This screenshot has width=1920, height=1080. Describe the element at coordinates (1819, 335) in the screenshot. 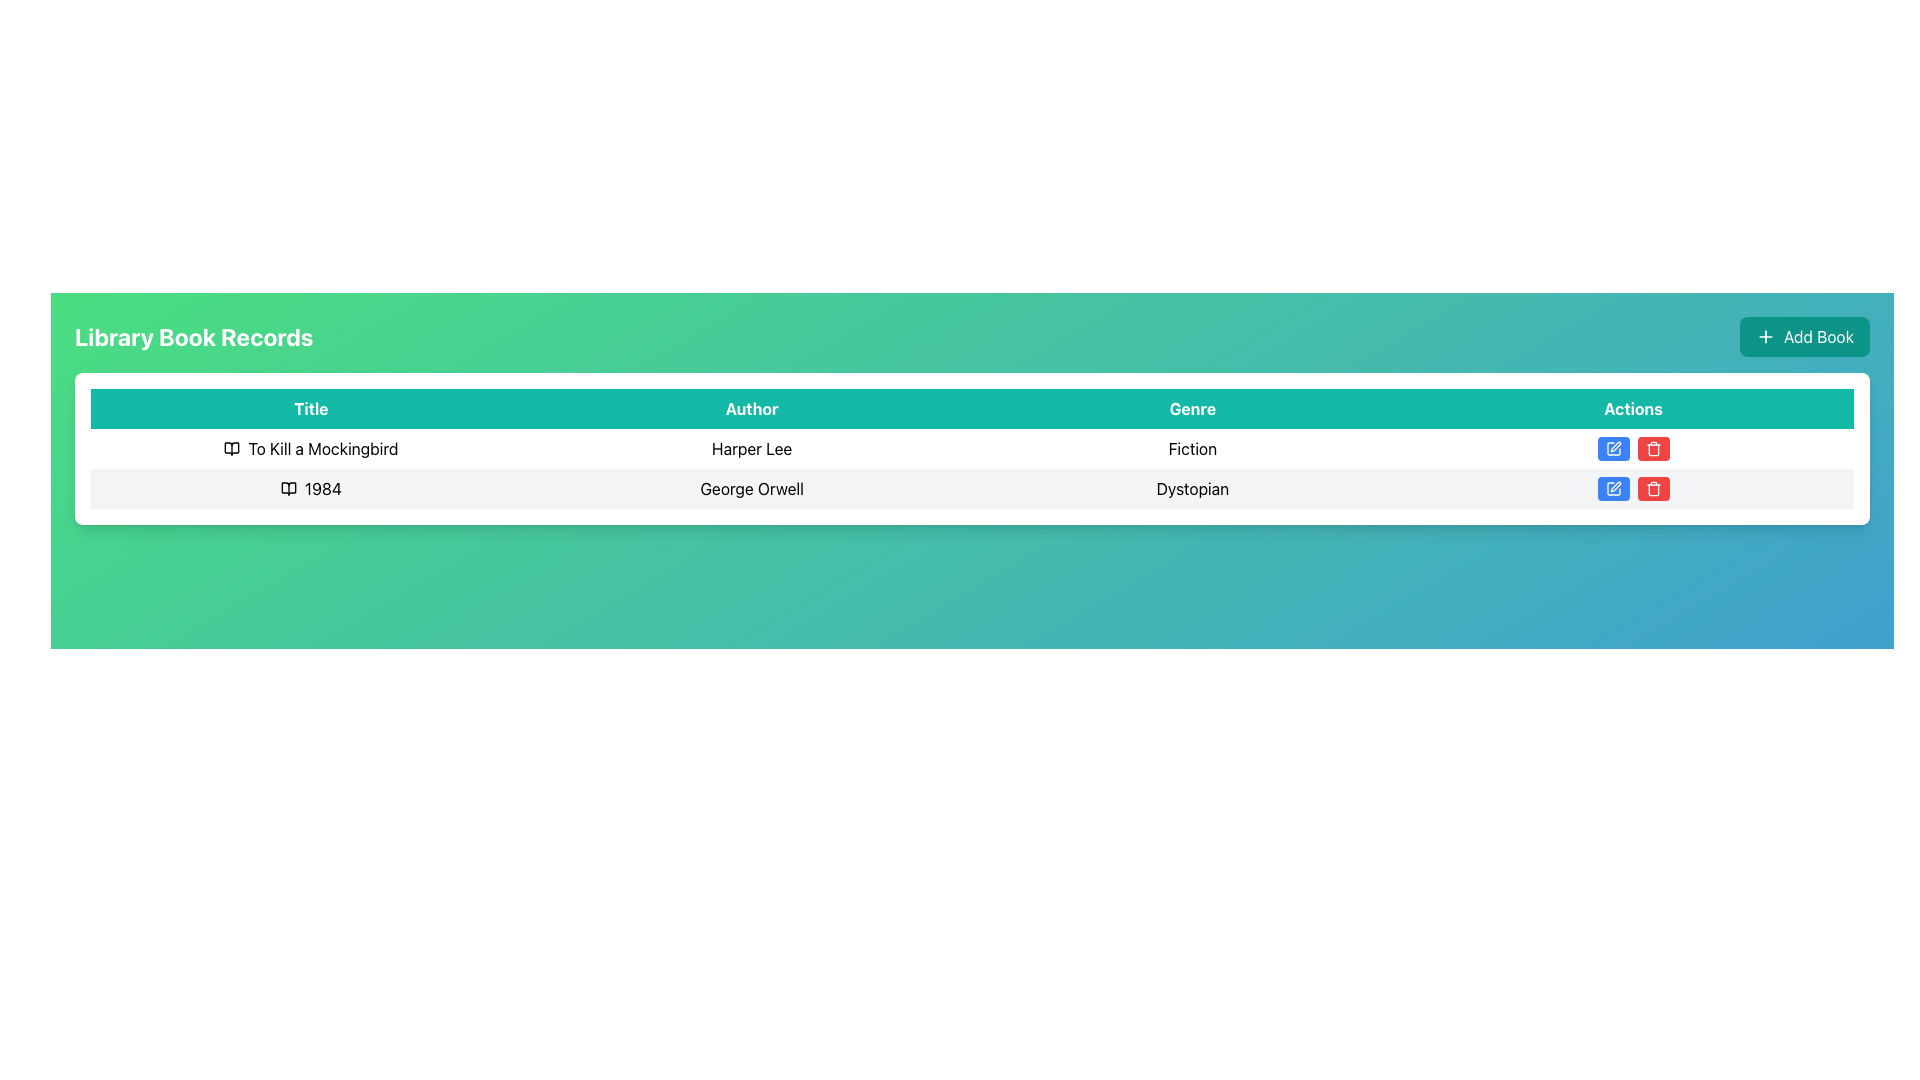

I see `the 'Add Book' text label located on the teal button with rounded corners in the top-right corner of the interface` at that location.